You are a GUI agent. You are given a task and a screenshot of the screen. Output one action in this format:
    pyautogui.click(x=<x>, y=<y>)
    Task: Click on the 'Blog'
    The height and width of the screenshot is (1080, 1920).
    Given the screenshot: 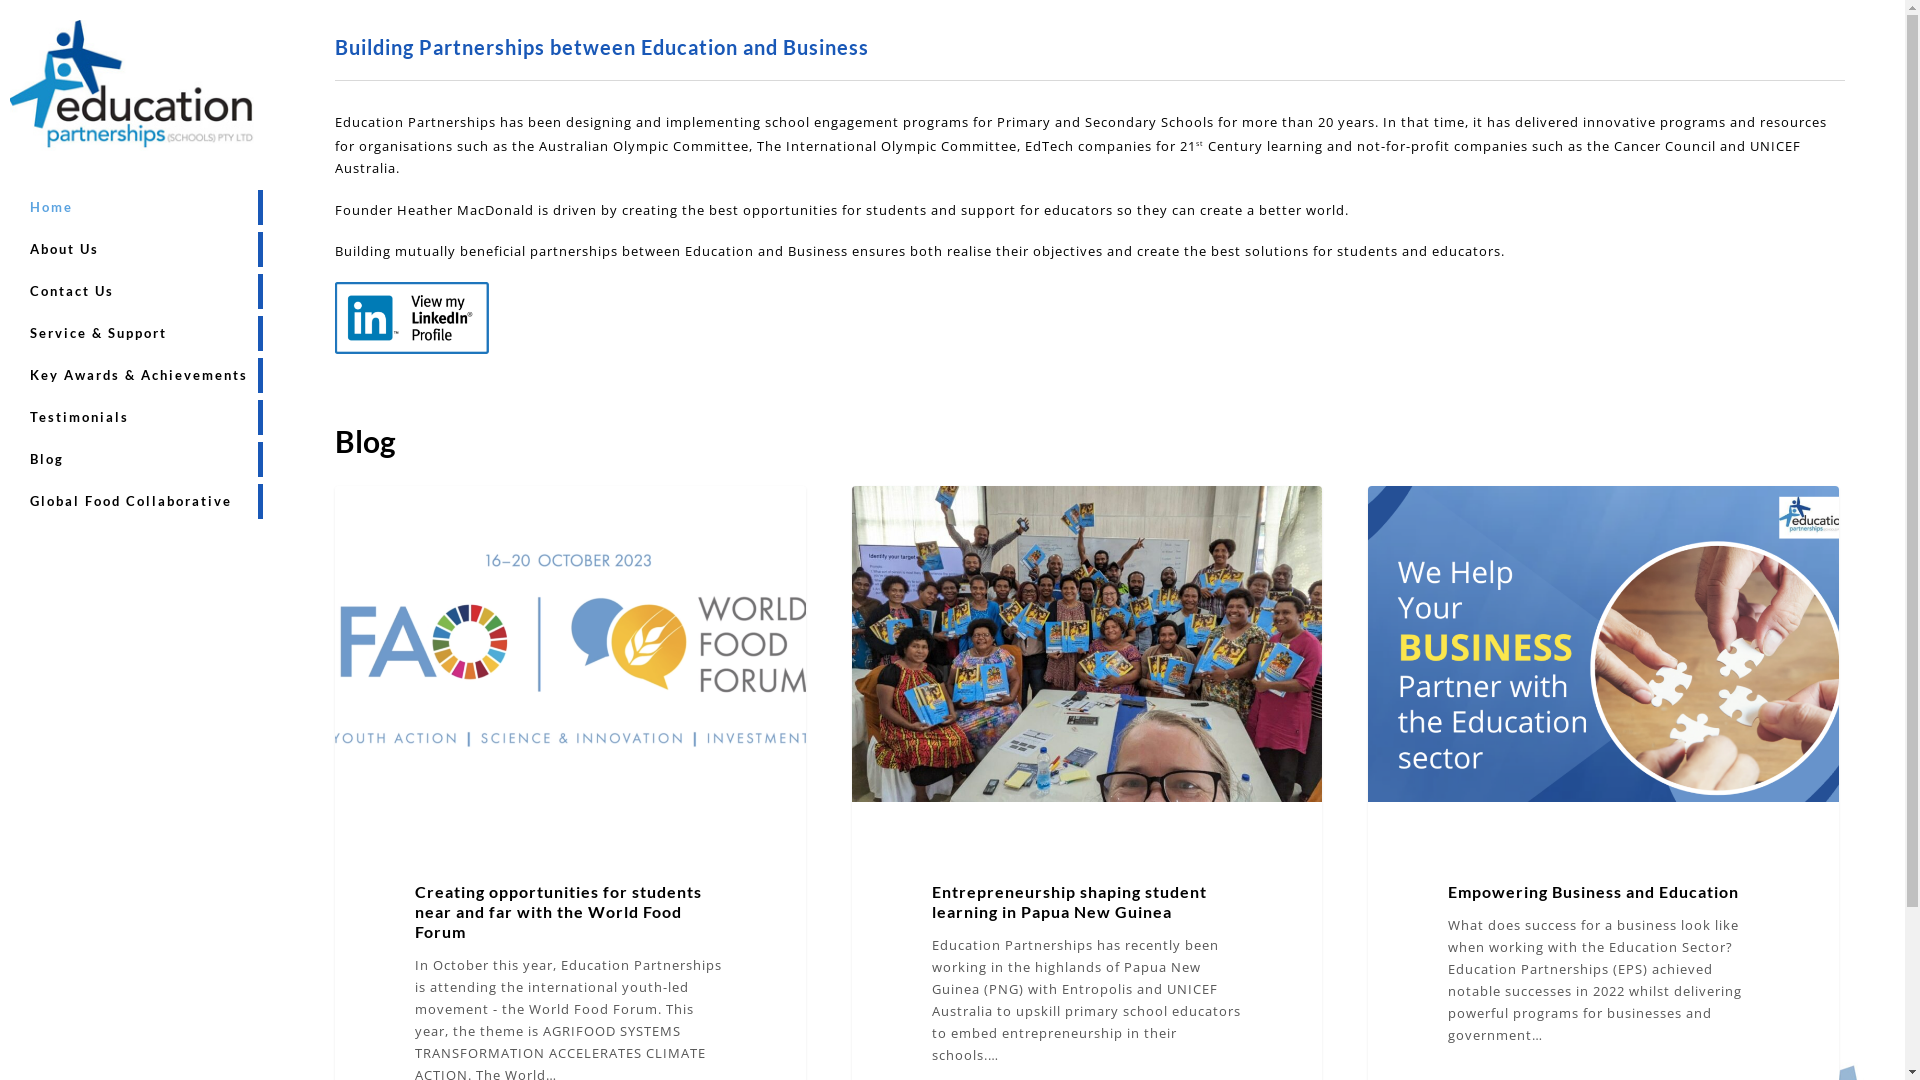 What is the action you would take?
    pyautogui.click(x=47, y=459)
    